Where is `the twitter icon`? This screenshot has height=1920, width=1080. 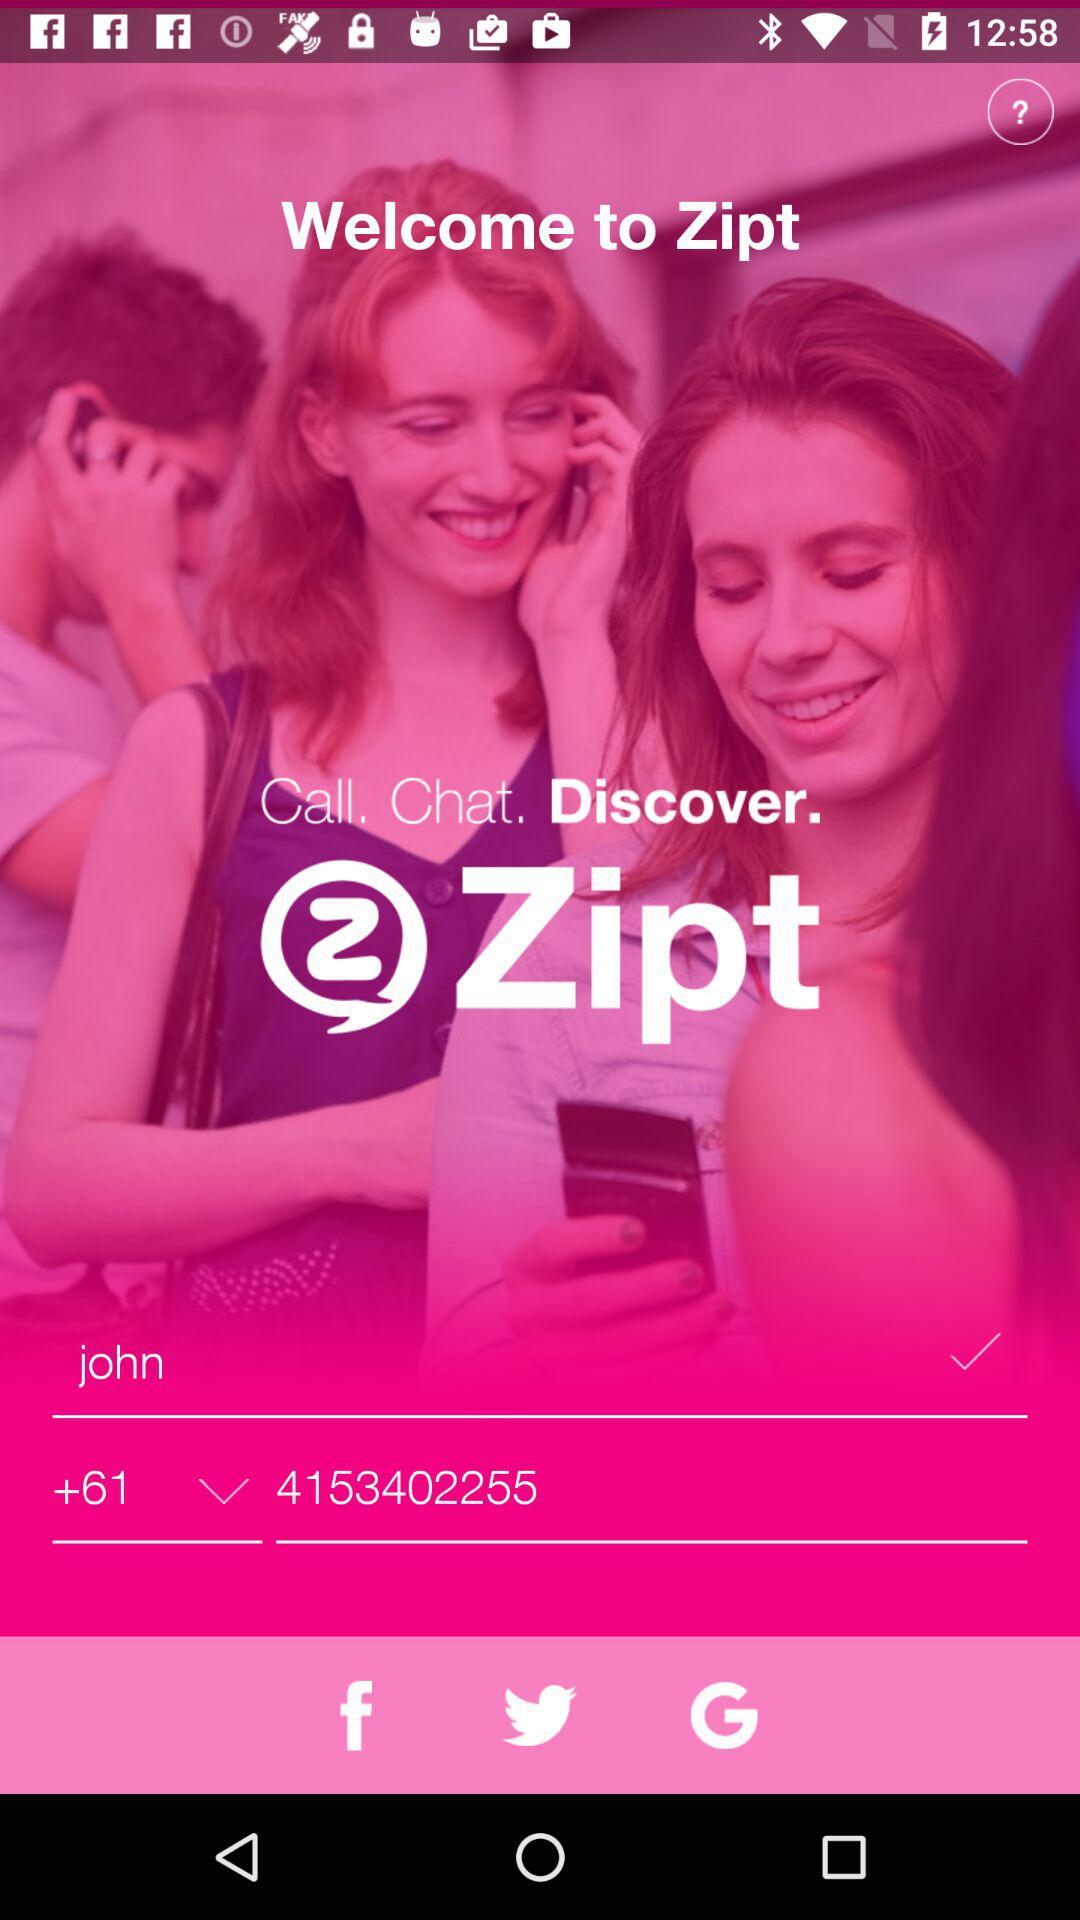 the twitter icon is located at coordinates (540, 1714).